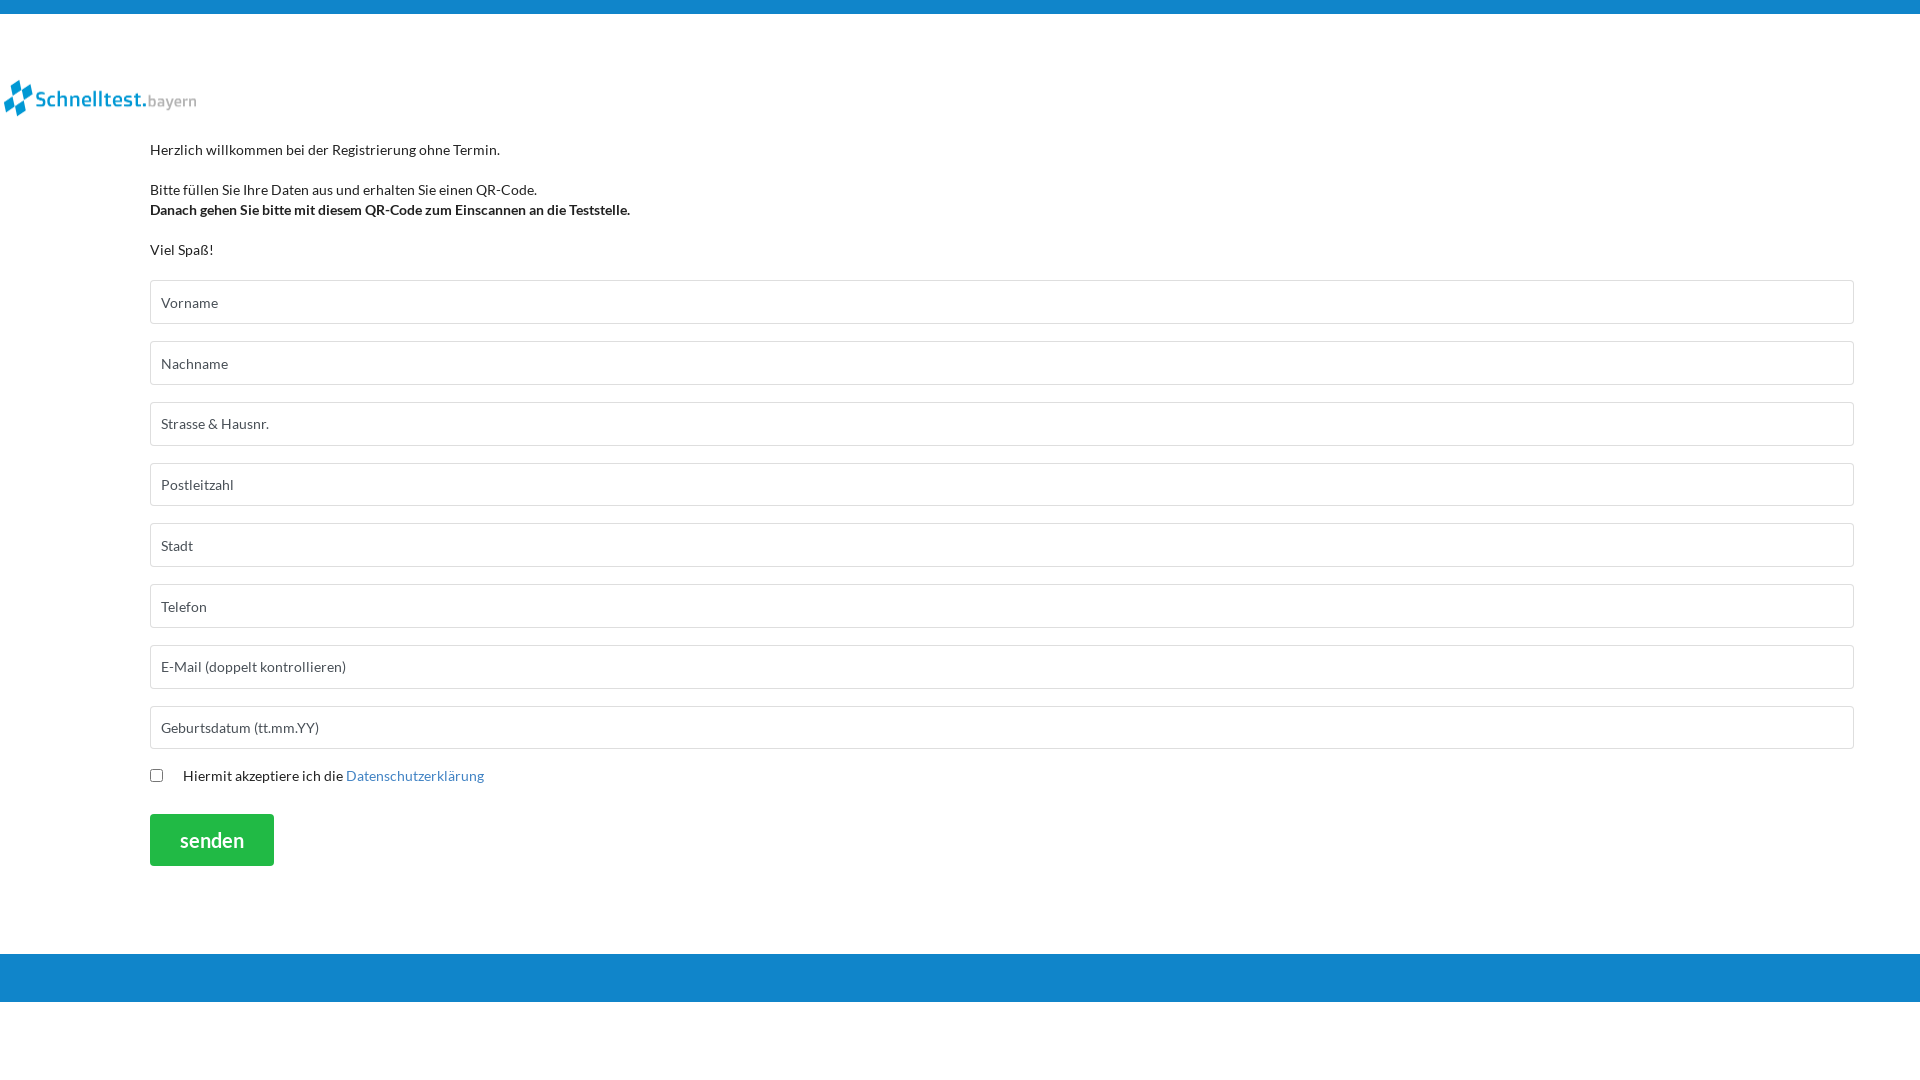  Describe the element at coordinates (211, 839) in the screenshot. I see `'senden'` at that location.